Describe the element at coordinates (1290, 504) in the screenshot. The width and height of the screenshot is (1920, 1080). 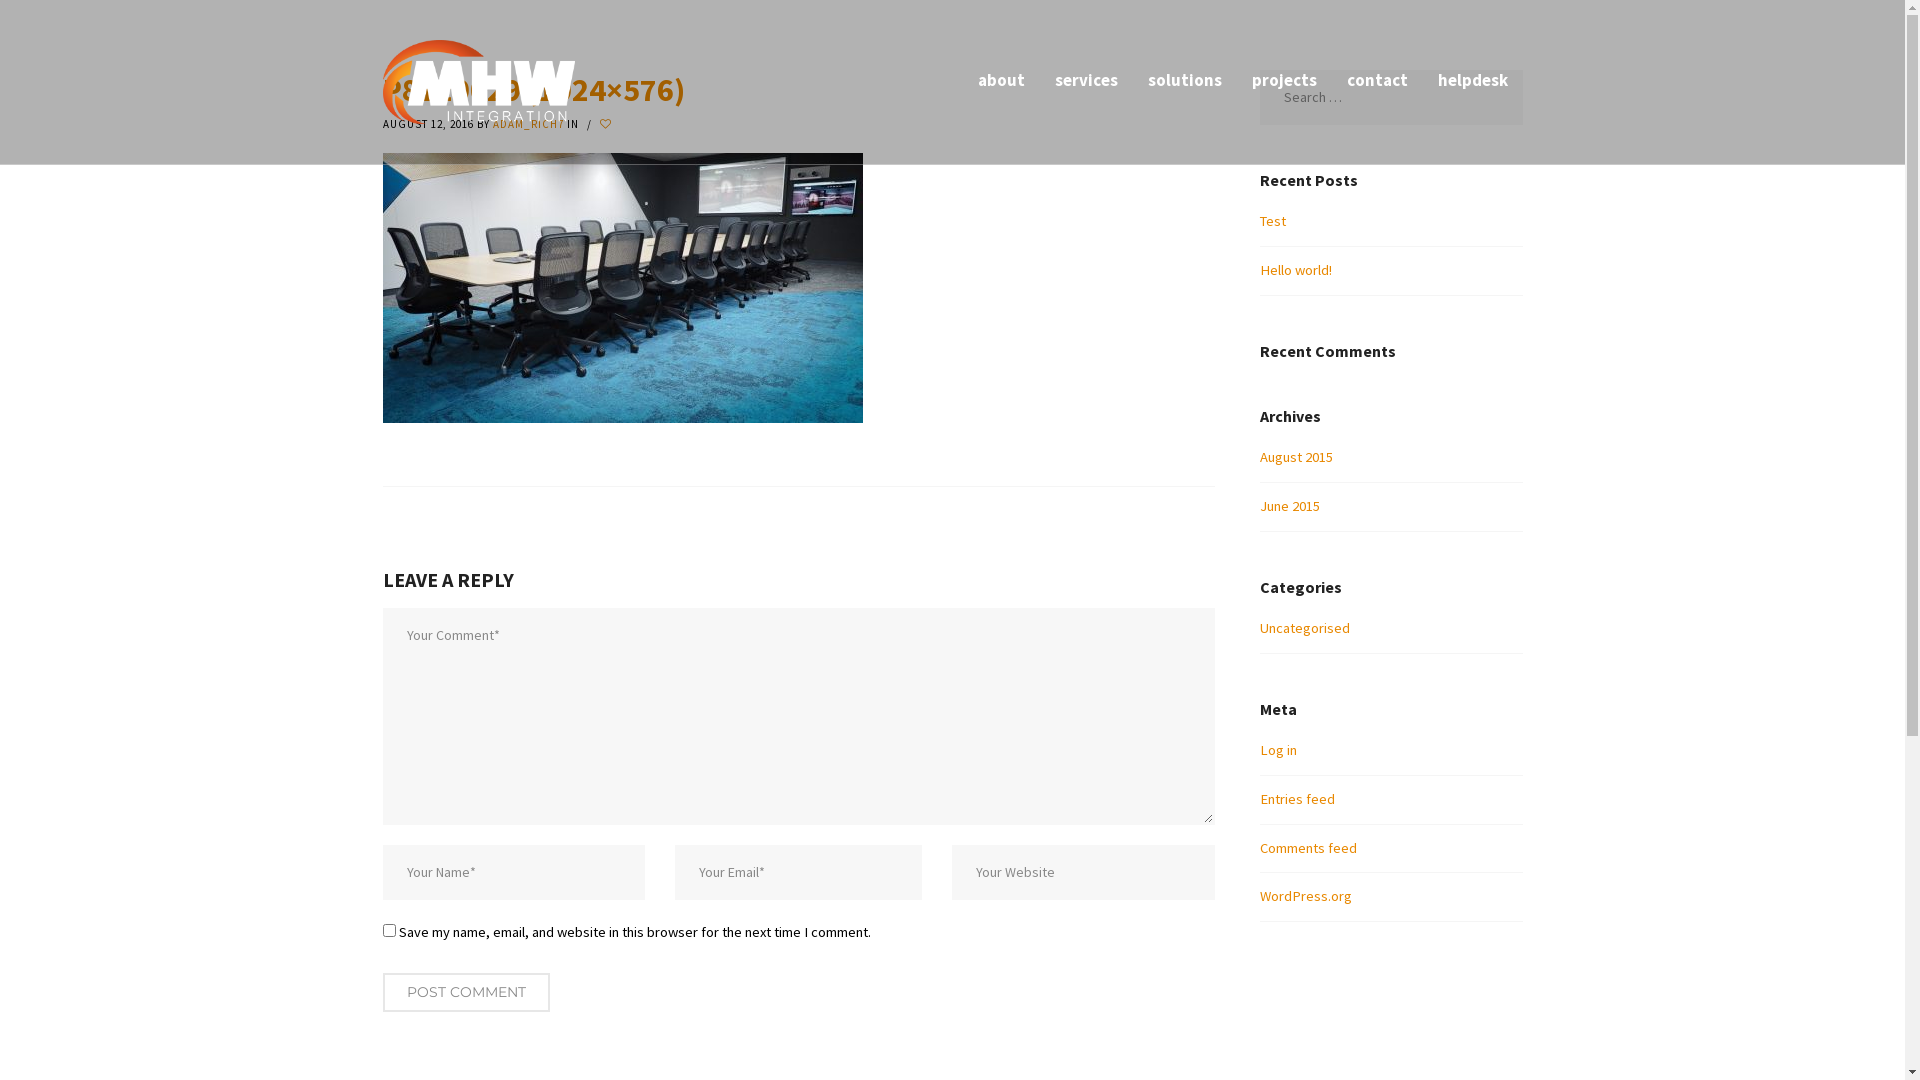
I see `'June 2015'` at that location.